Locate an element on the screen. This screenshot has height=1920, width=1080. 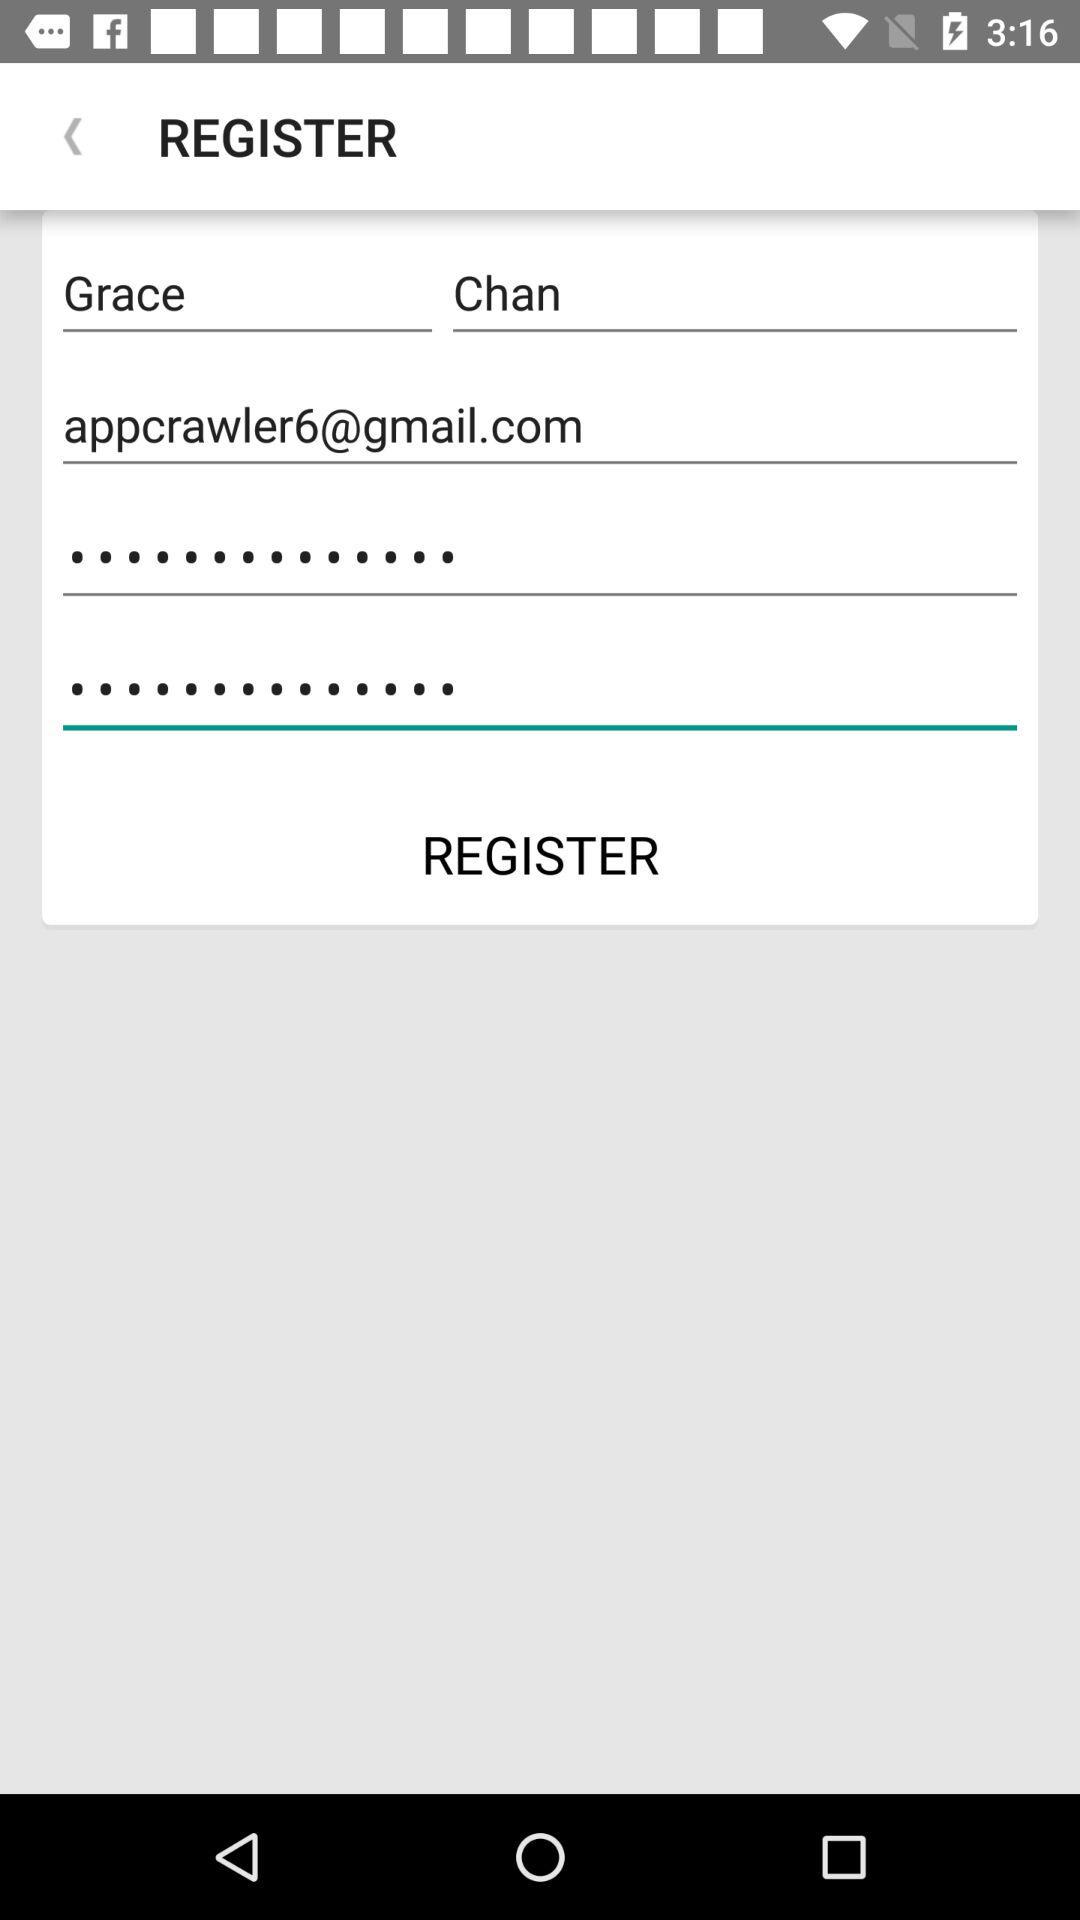
item above the appcrawler3116 item is located at coordinates (540, 424).